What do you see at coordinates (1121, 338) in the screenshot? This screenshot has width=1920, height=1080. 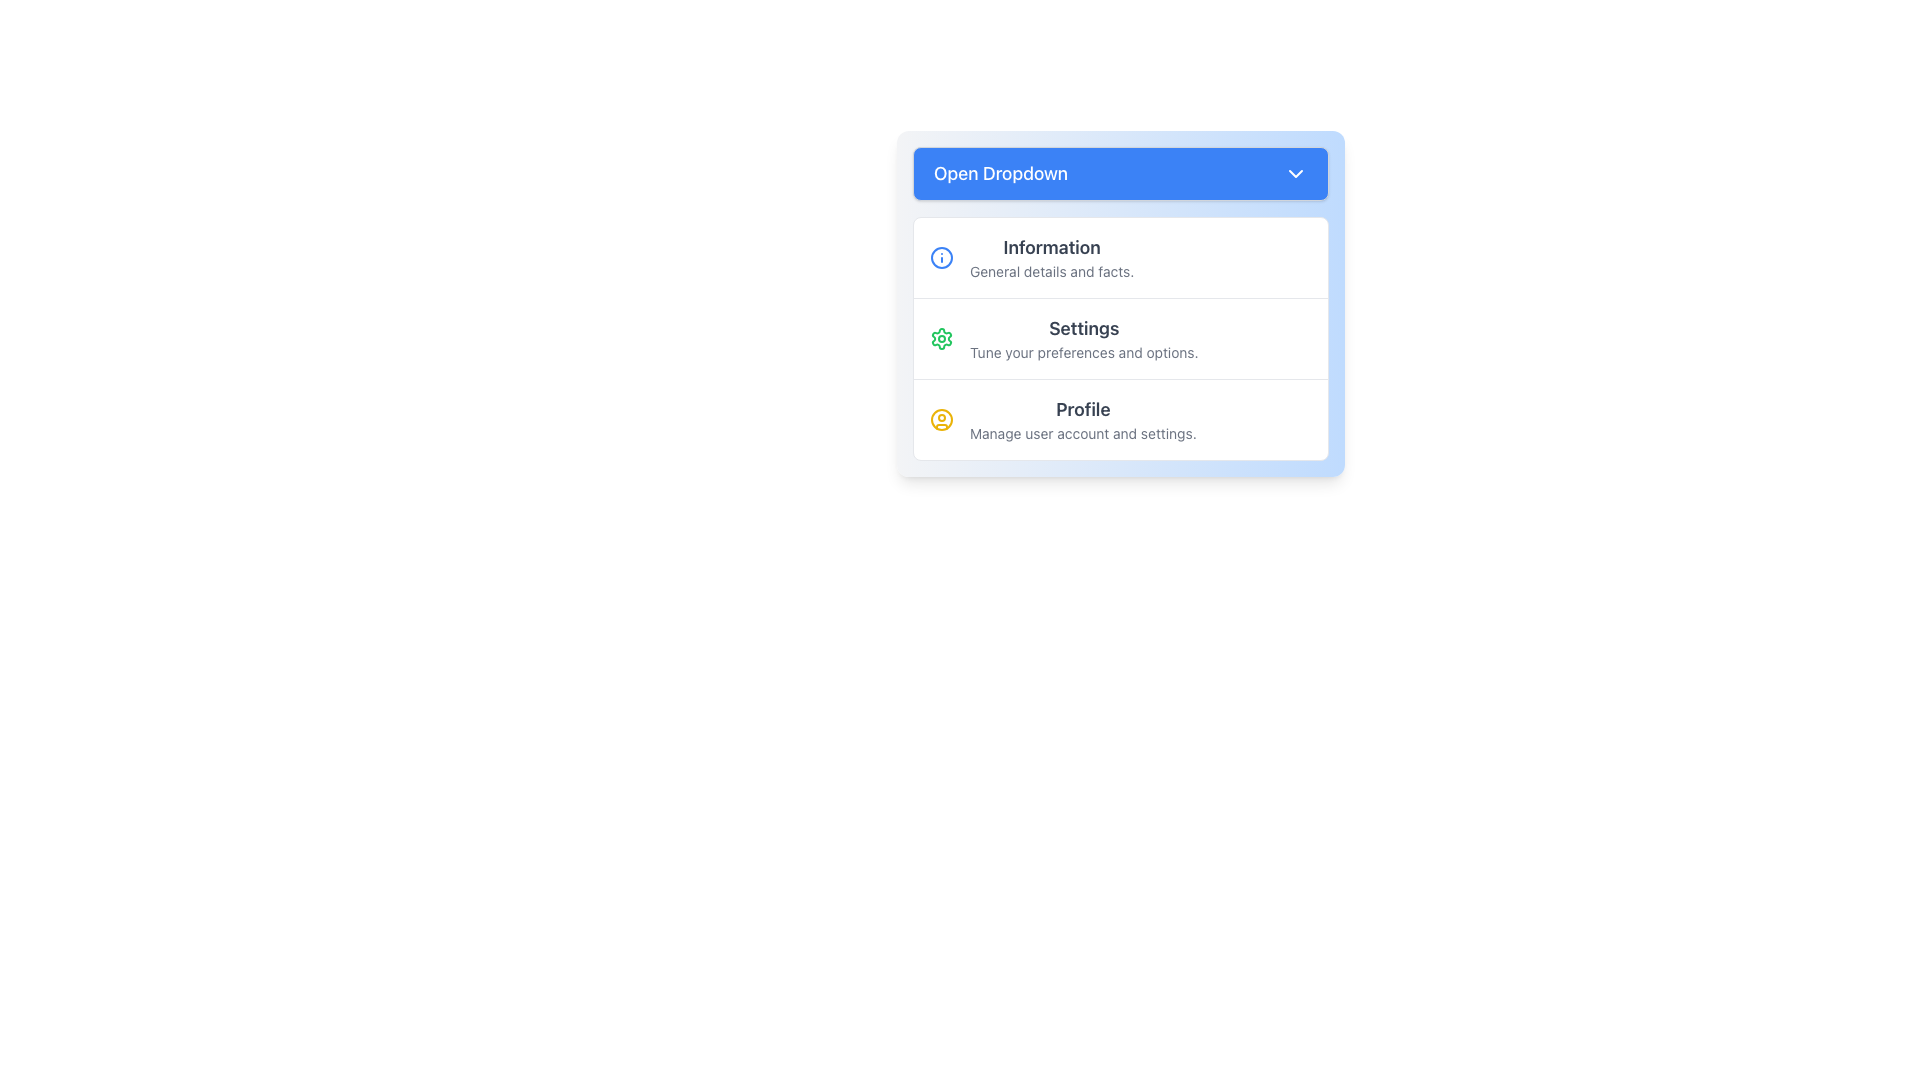 I see `the second menu item in the vertical list` at bounding box center [1121, 338].